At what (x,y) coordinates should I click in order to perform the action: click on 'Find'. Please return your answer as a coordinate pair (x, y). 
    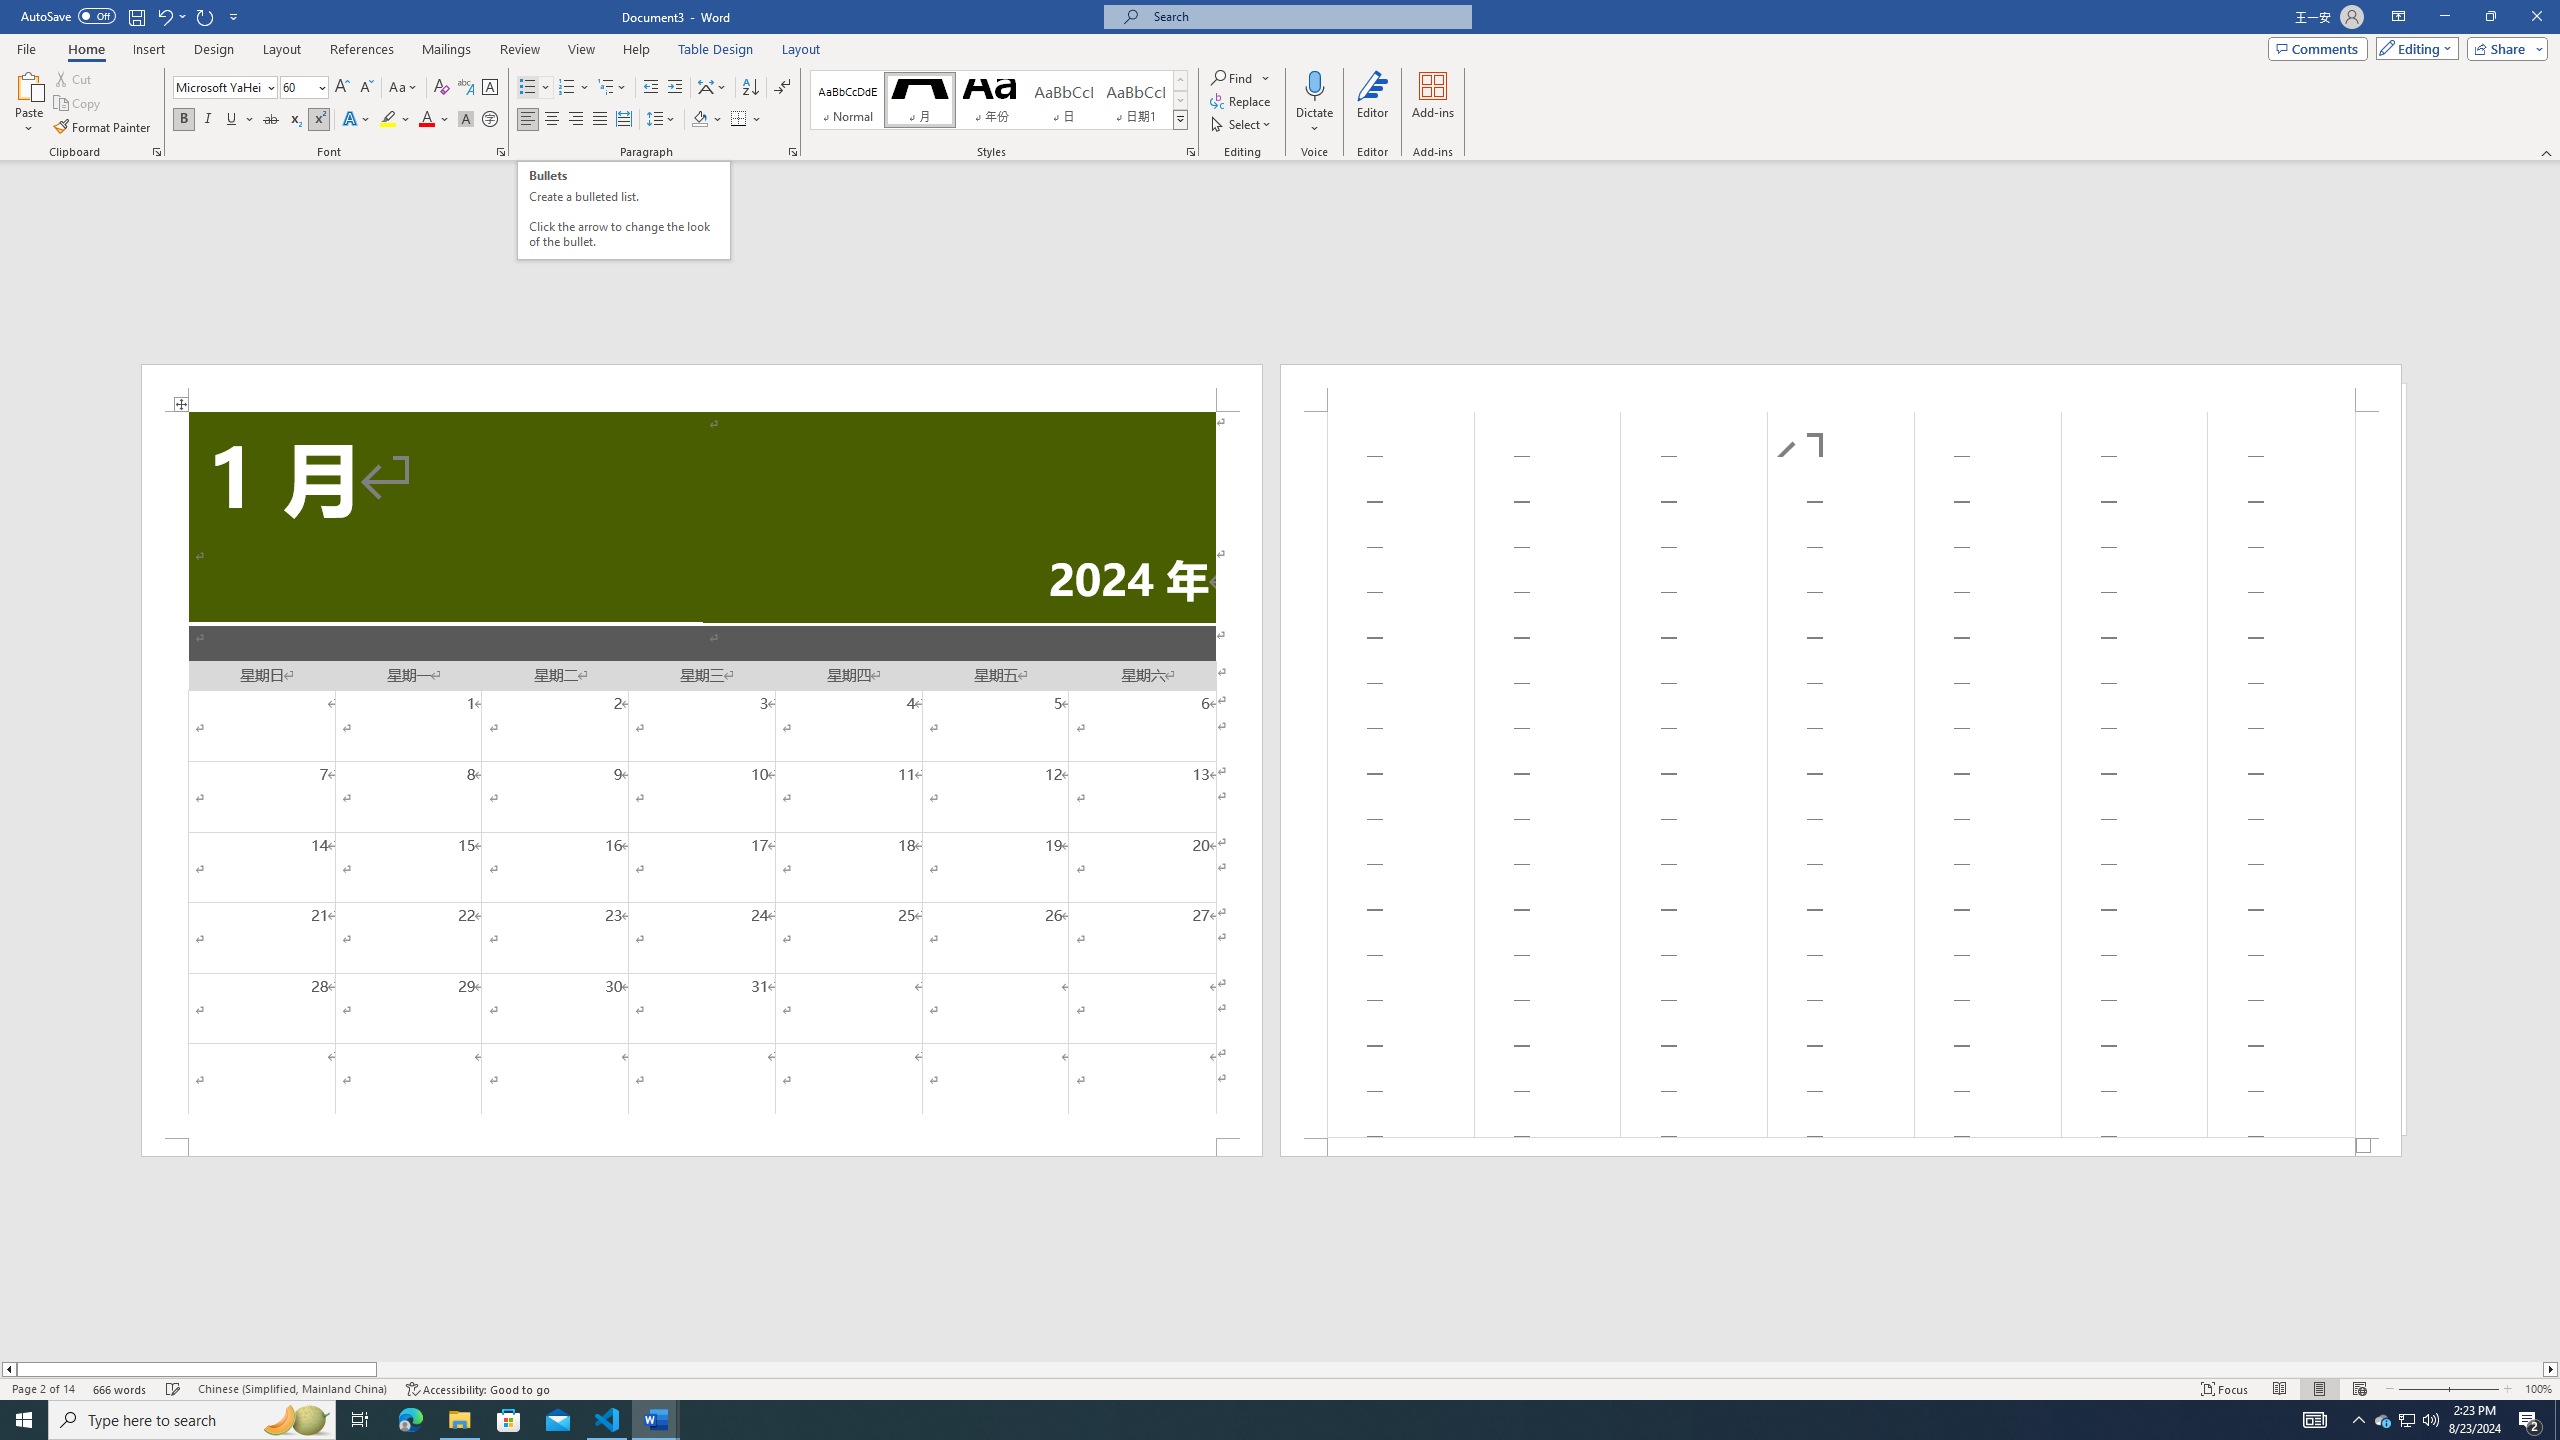
    Looking at the image, I should click on (1231, 77).